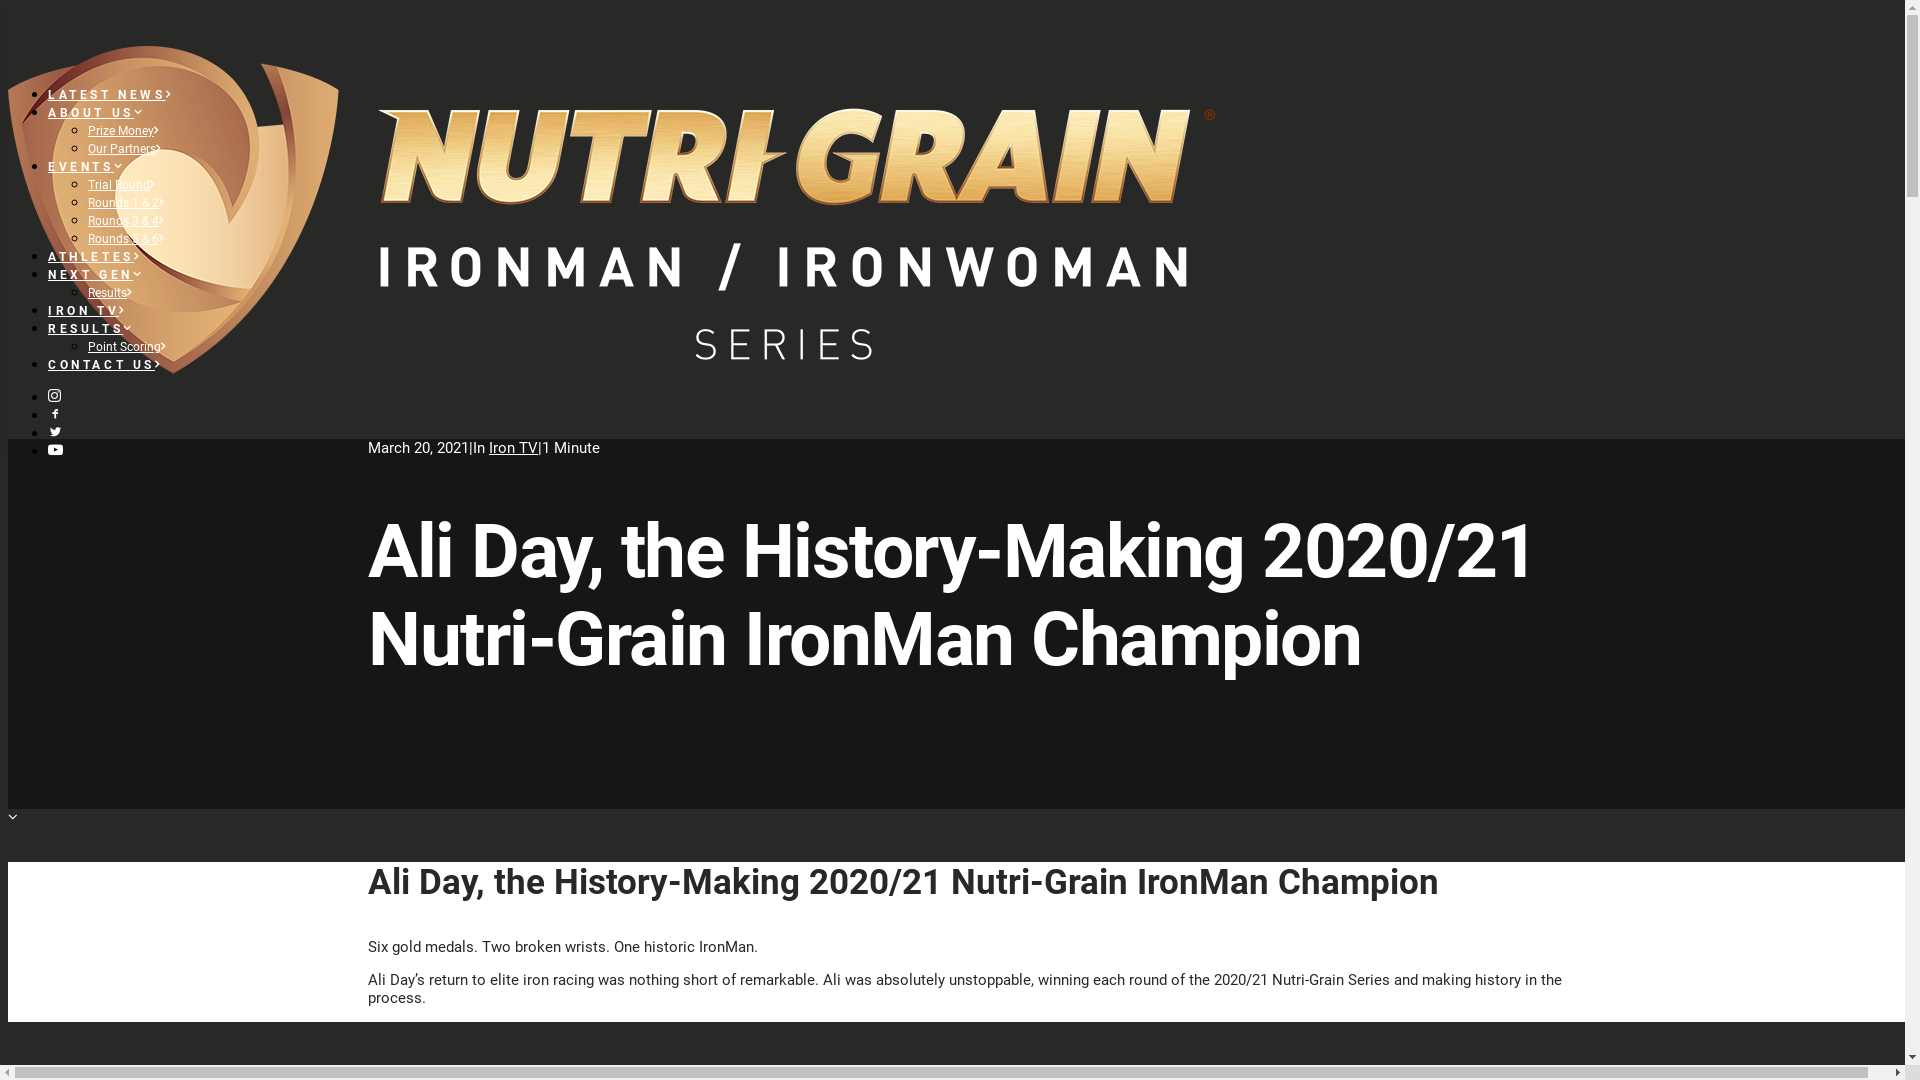 The height and width of the screenshot is (1080, 1920). Describe the element at coordinates (126, 203) in the screenshot. I see `'Rounds 1 & 2'` at that location.